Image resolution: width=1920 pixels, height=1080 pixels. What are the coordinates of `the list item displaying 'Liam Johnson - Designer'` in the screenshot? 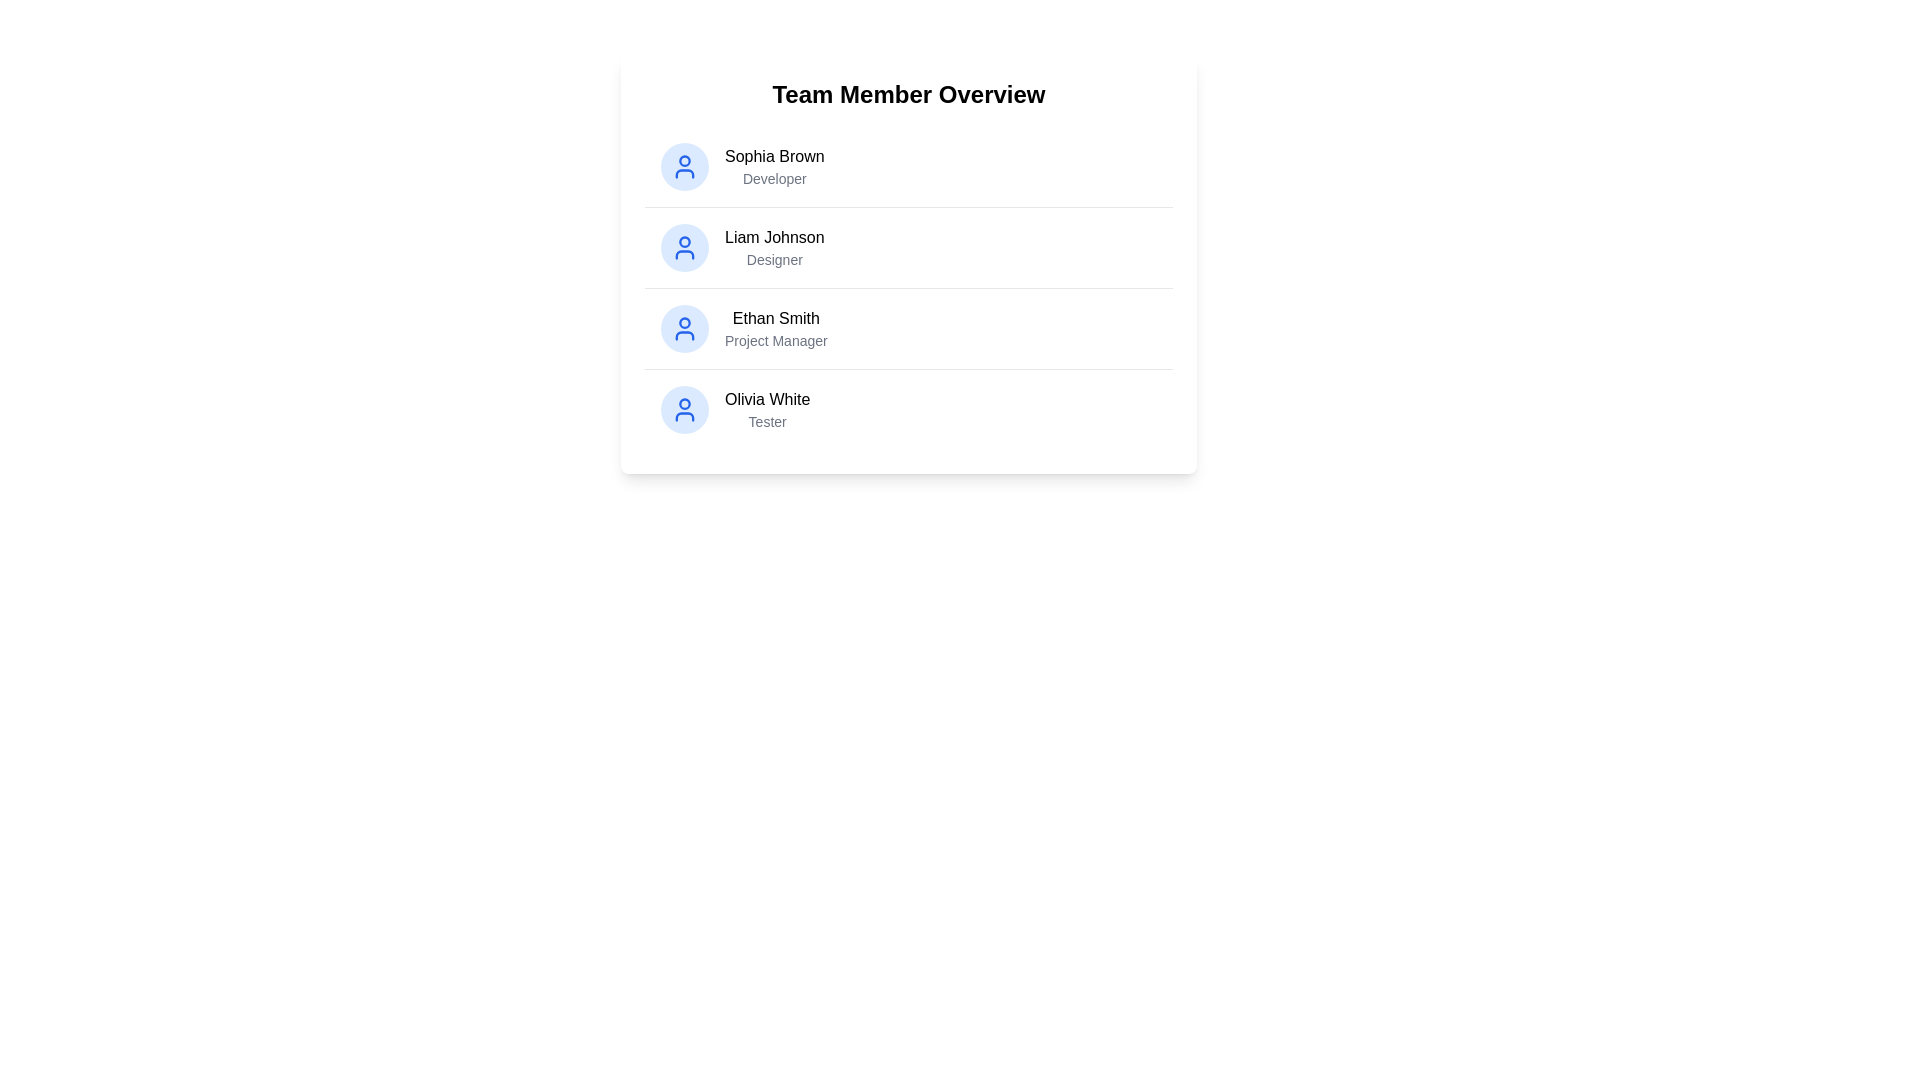 It's located at (741, 246).